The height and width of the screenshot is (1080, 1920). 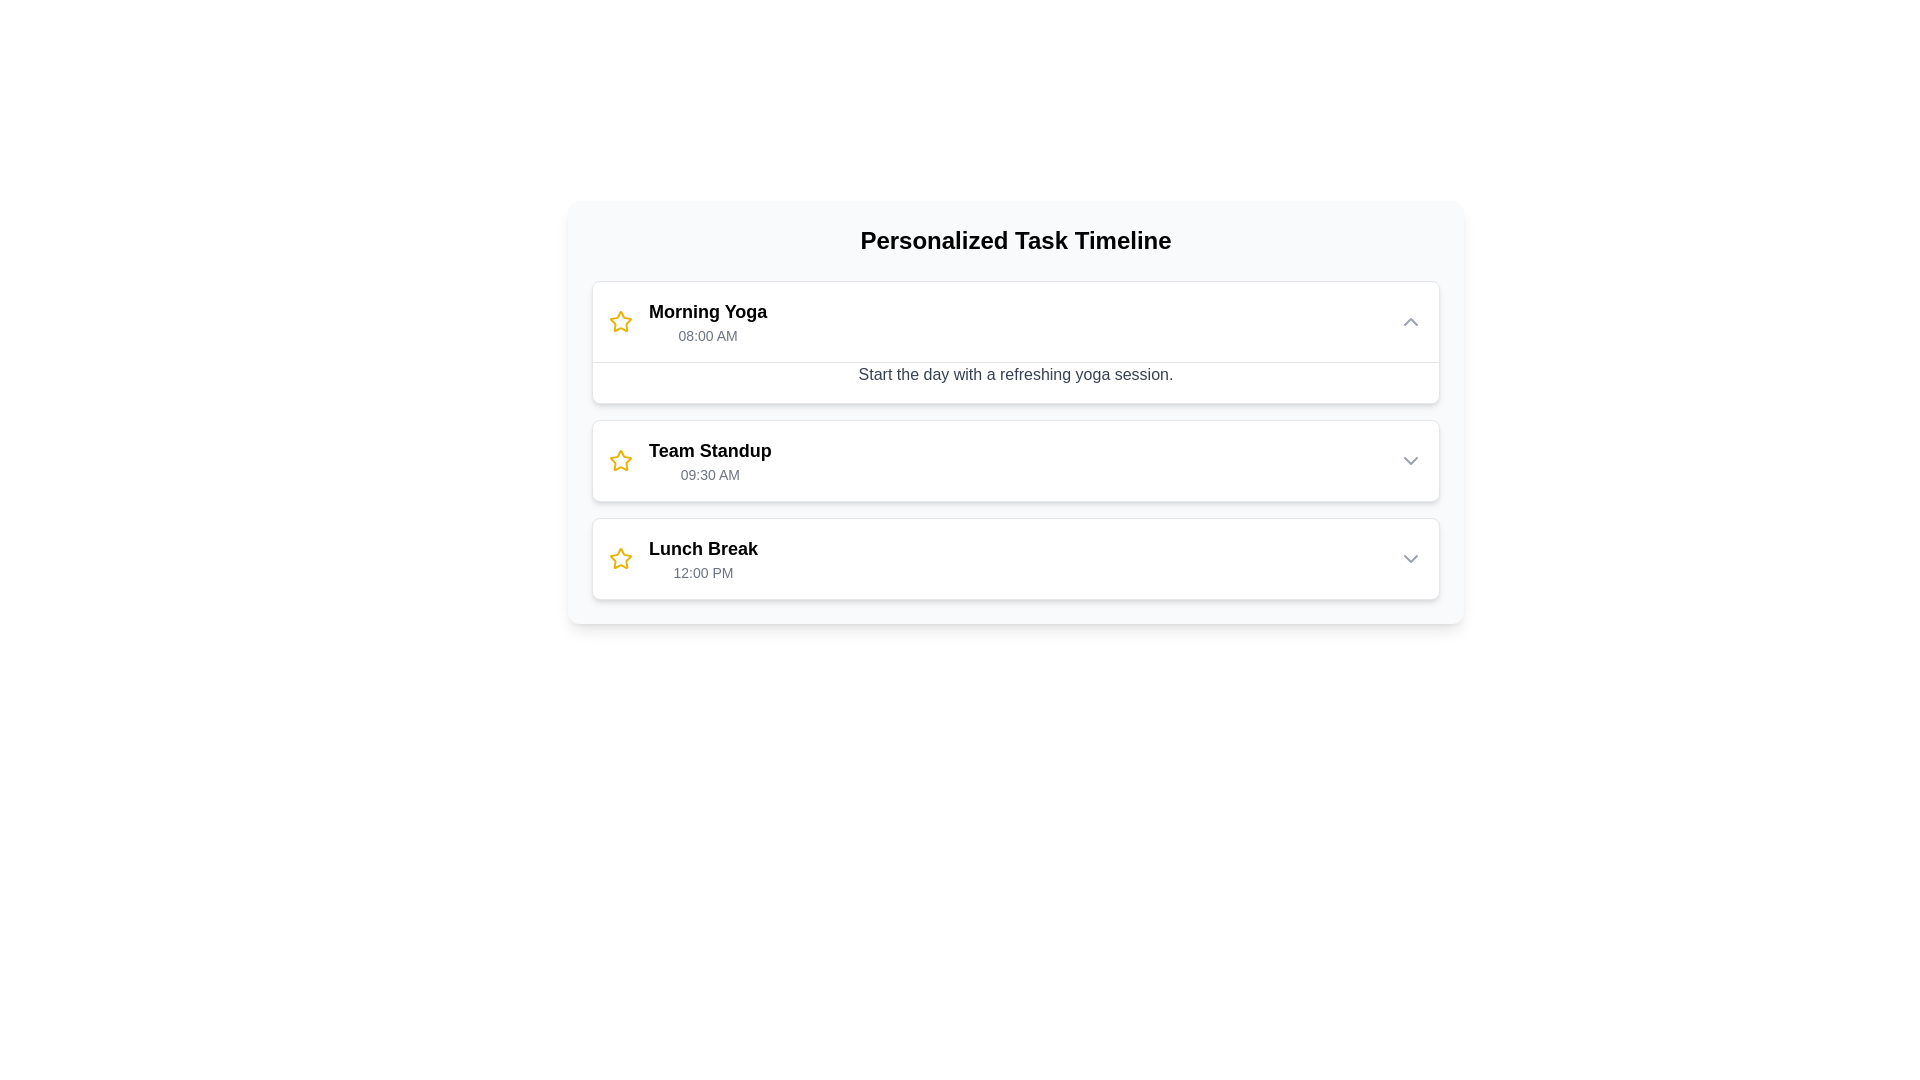 What do you see at coordinates (710, 474) in the screenshot?
I see `the text label displaying '09:30 AM' located below the 'Team Standup' title in the second card of the vertical events list` at bounding box center [710, 474].